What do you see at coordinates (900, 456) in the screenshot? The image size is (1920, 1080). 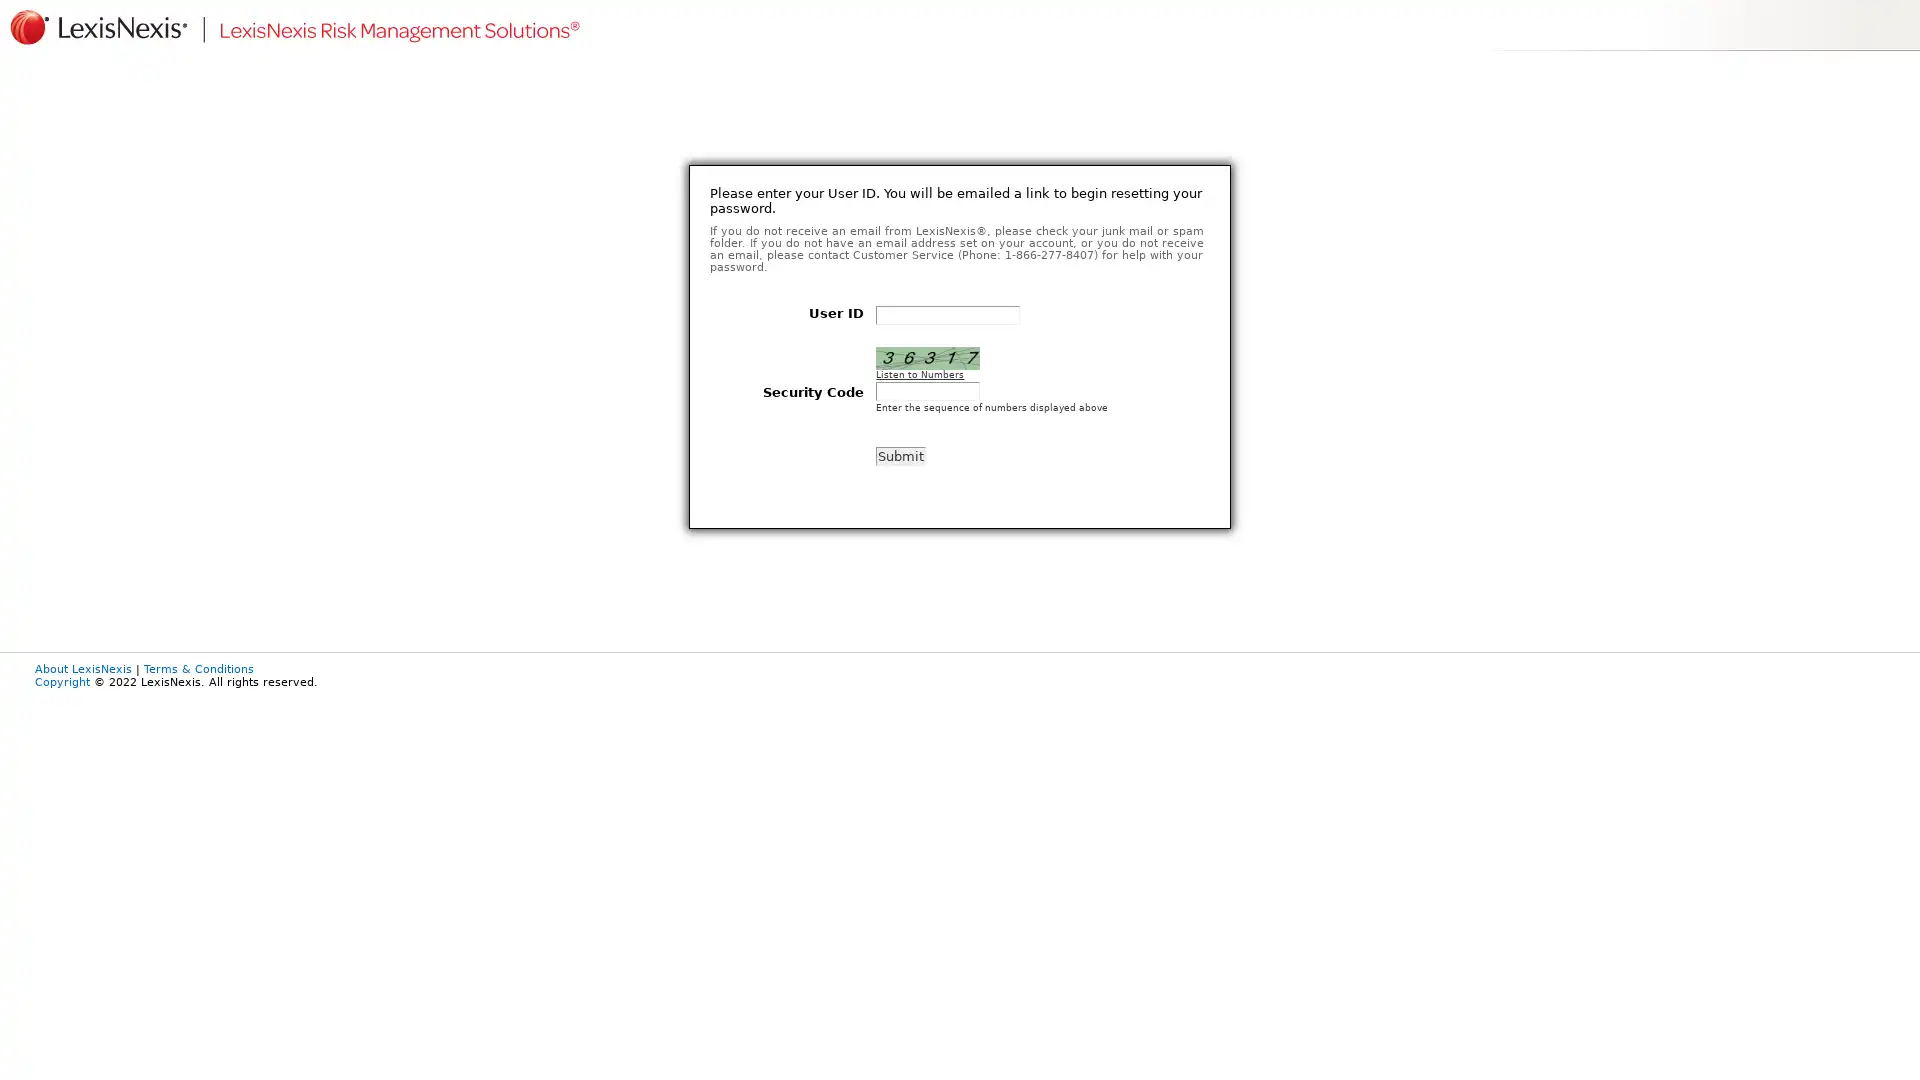 I see `Submit` at bounding box center [900, 456].